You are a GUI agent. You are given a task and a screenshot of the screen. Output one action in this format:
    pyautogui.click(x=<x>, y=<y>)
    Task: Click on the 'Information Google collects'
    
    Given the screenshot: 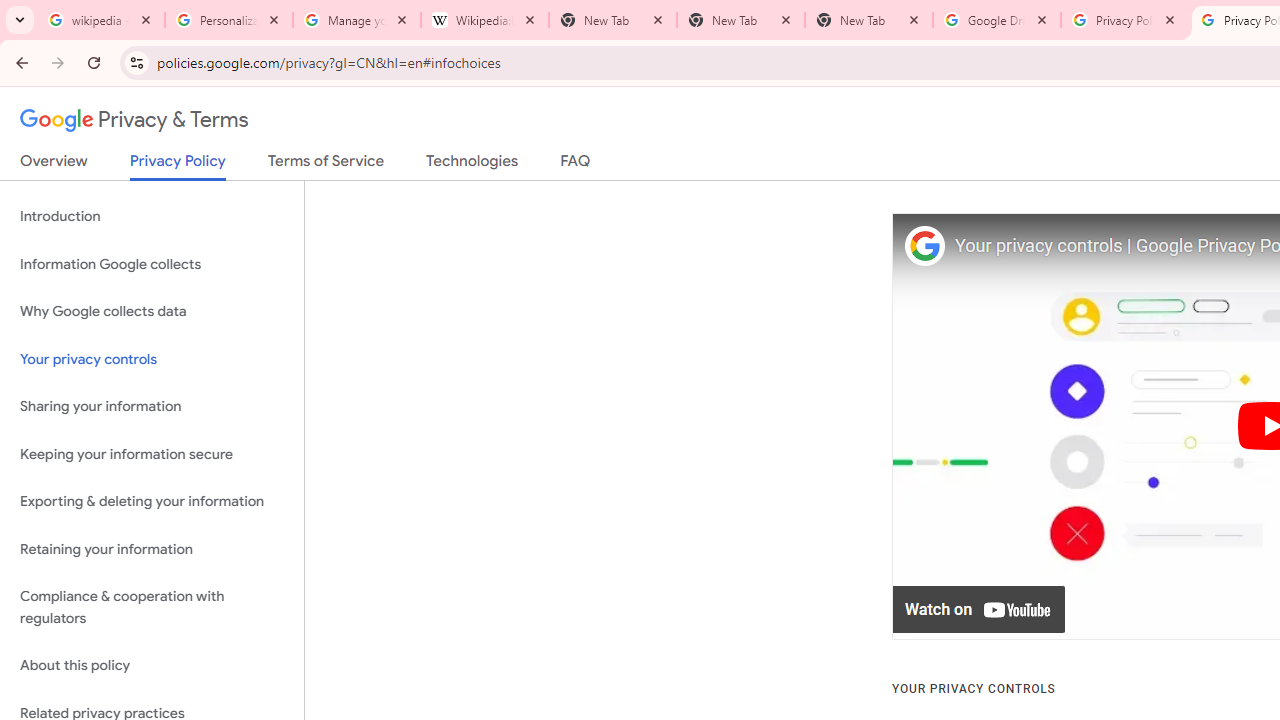 What is the action you would take?
    pyautogui.click(x=151, y=263)
    